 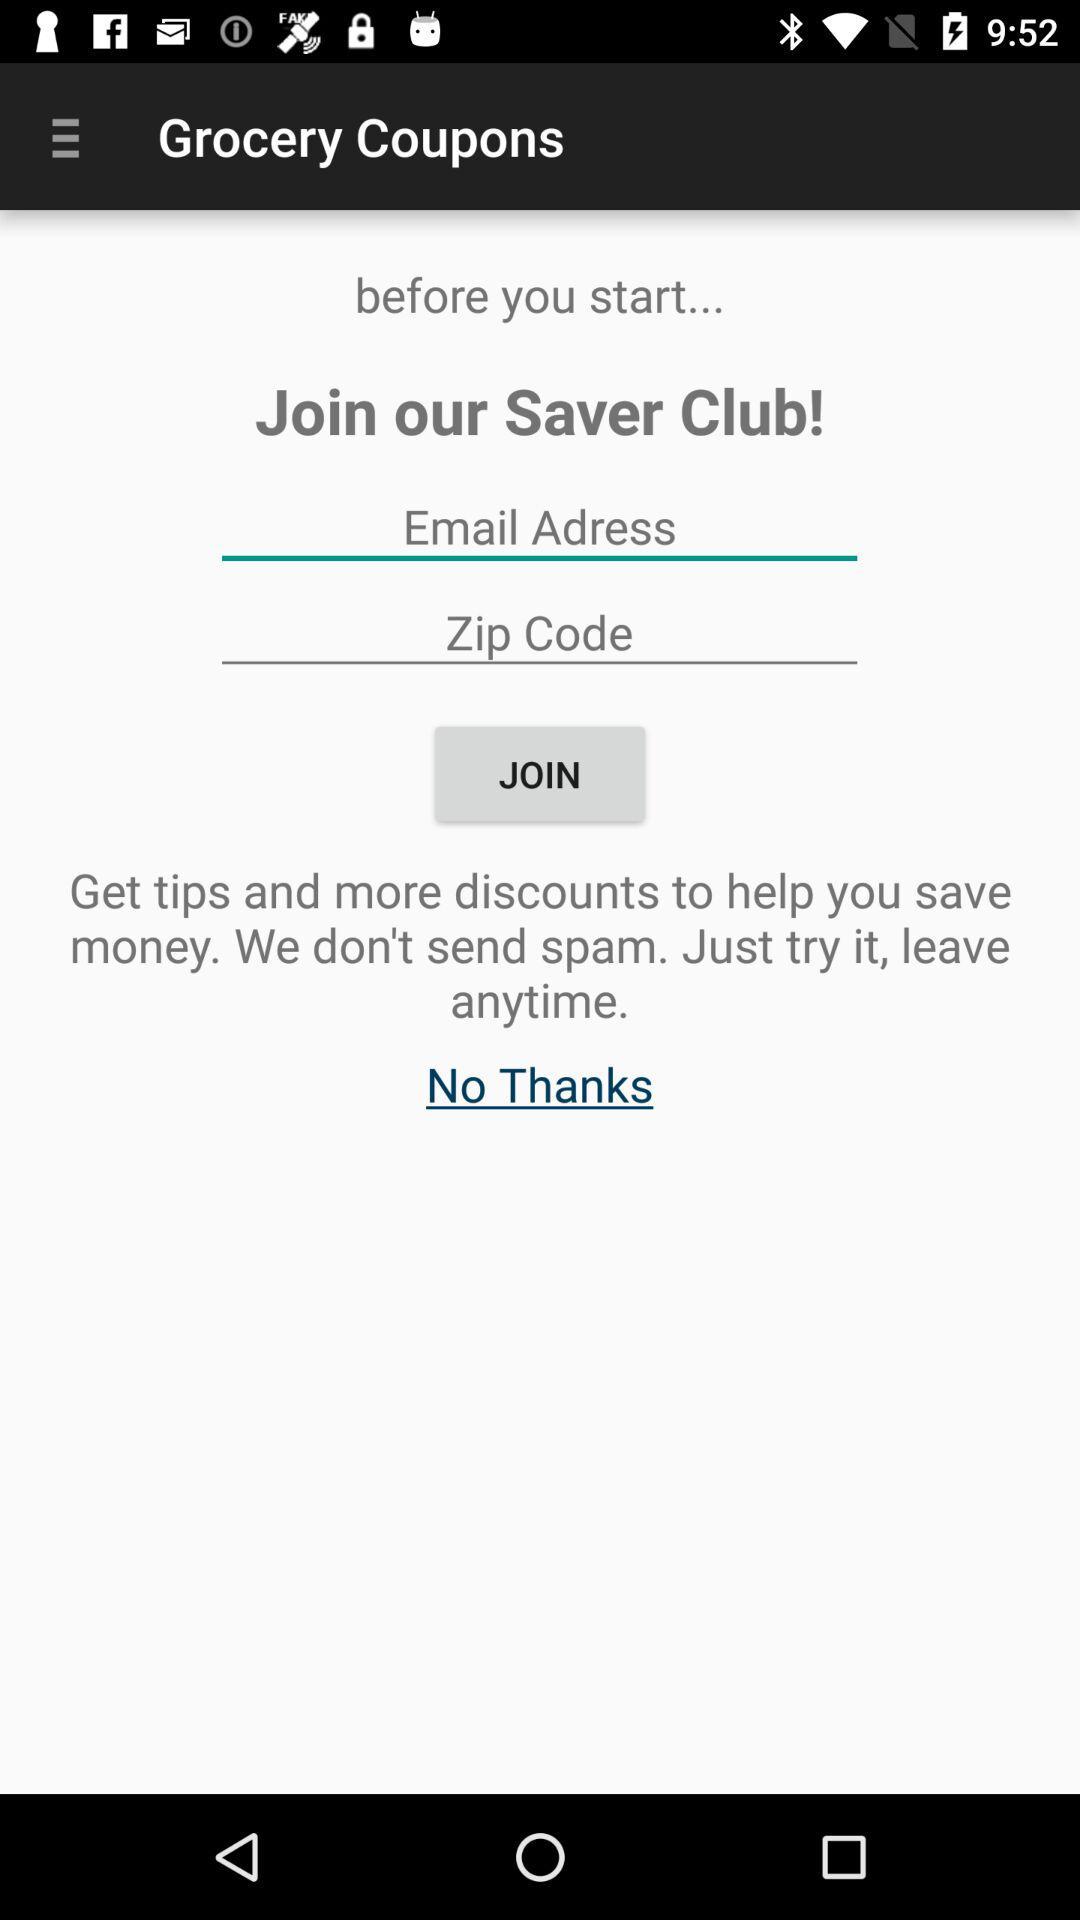 What do you see at coordinates (538, 1093) in the screenshot?
I see `no thanks item` at bounding box center [538, 1093].